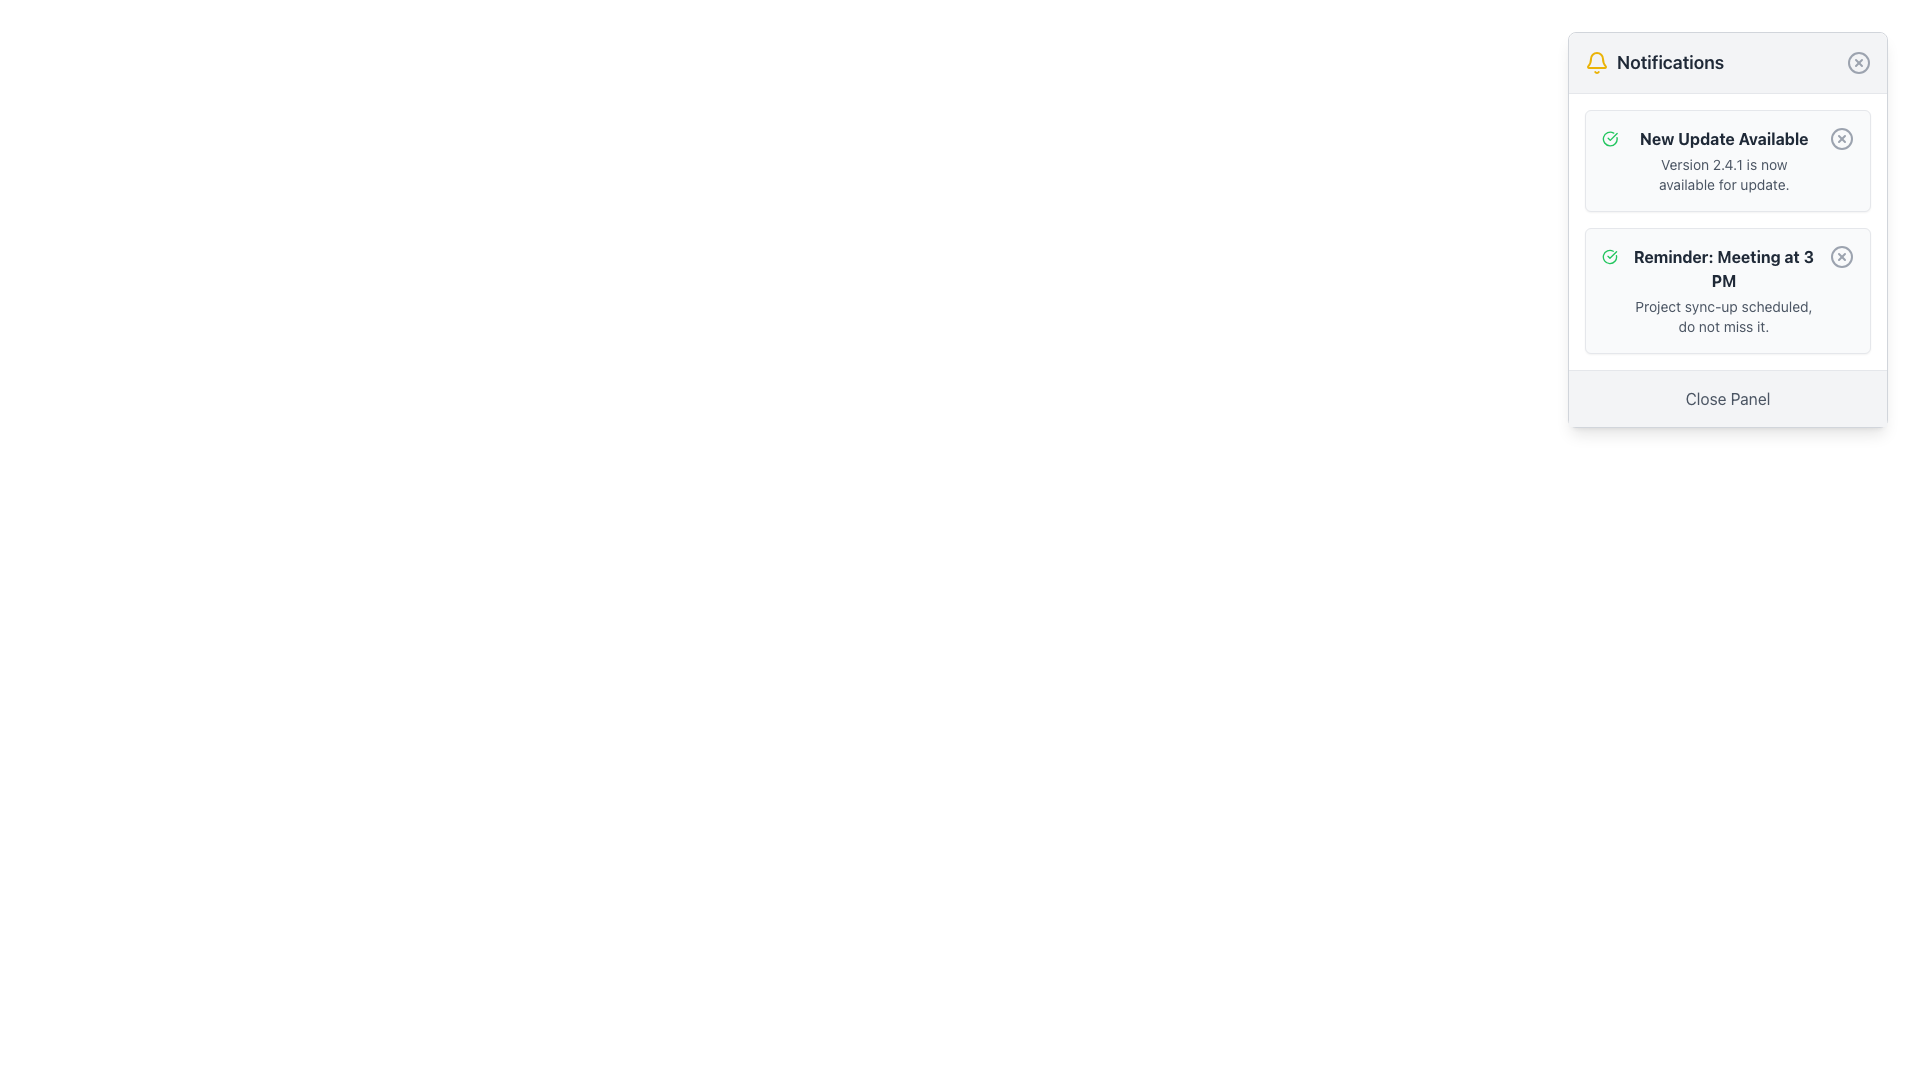 This screenshot has width=1920, height=1080. Describe the element at coordinates (1722, 268) in the screenshot. I see `the bold-text notification title that reads 'Reminder: Meeting at 3 PM' which is located in the top section of its notification block` at that location.